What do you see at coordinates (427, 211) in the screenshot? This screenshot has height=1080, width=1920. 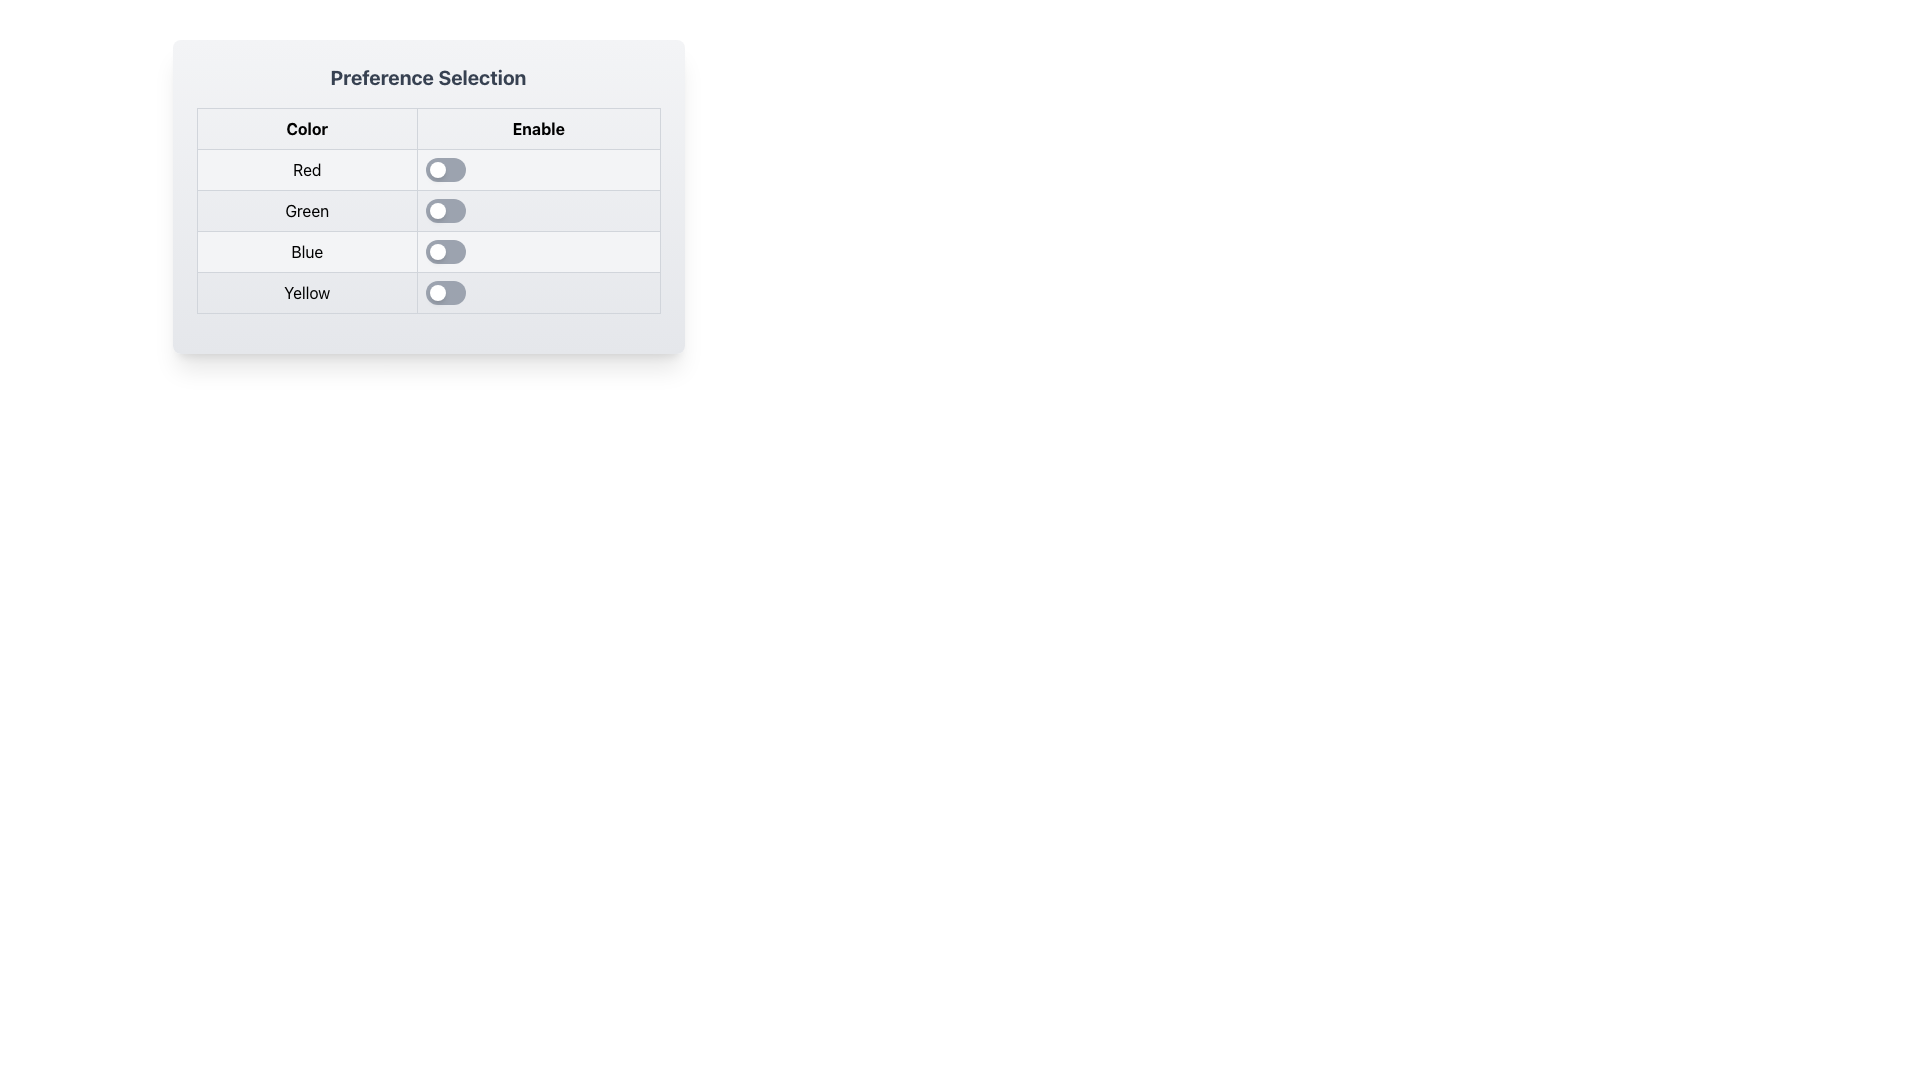 I see `the toggle switch located in the 'Enable' column of the second row, adjacent to the 'Green' preference` at bounding box center [427, 211].